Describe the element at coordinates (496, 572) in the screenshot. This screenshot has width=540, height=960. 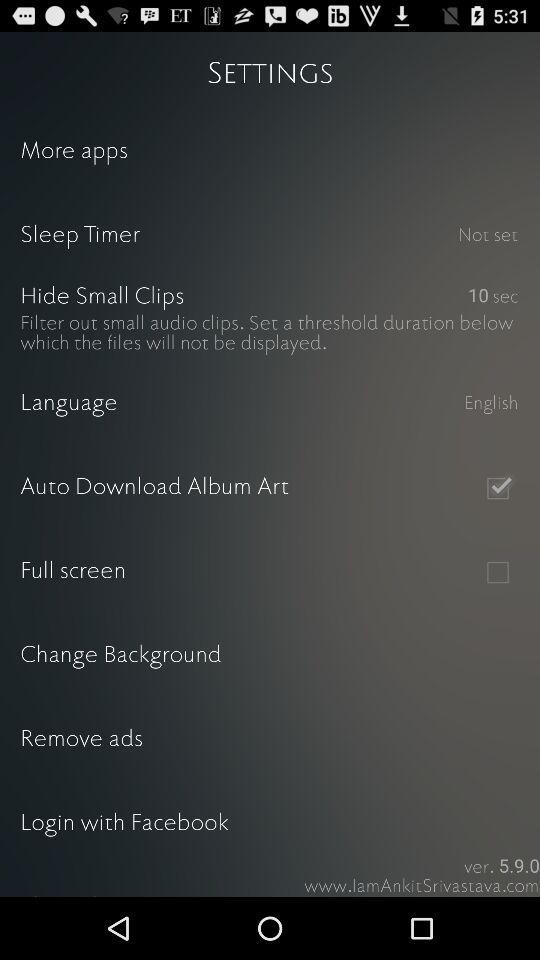
I see `icon above change background icon` at that location.